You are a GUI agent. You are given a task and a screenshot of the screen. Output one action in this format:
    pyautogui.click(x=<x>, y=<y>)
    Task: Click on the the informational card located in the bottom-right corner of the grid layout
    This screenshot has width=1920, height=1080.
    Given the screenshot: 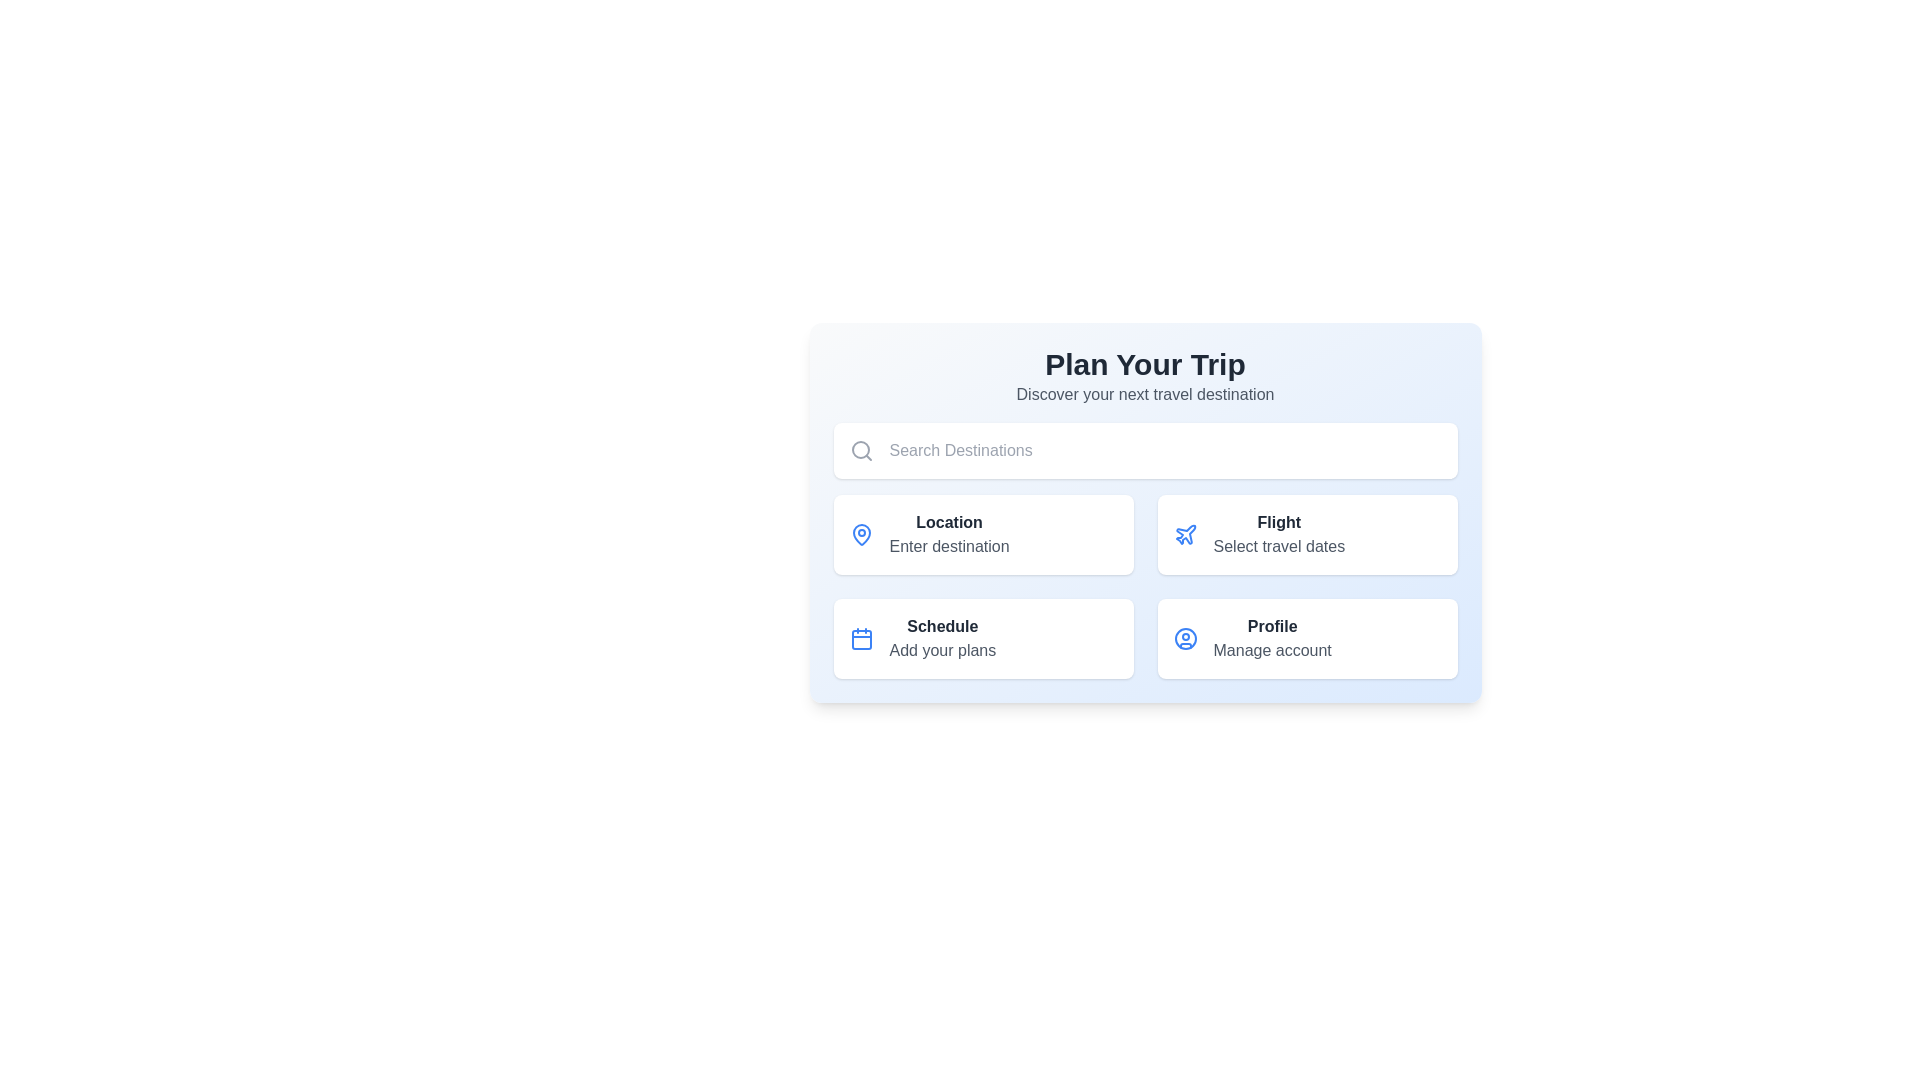 What is the action you would take?
    pyautogui.click(x=1307, y=639)
    